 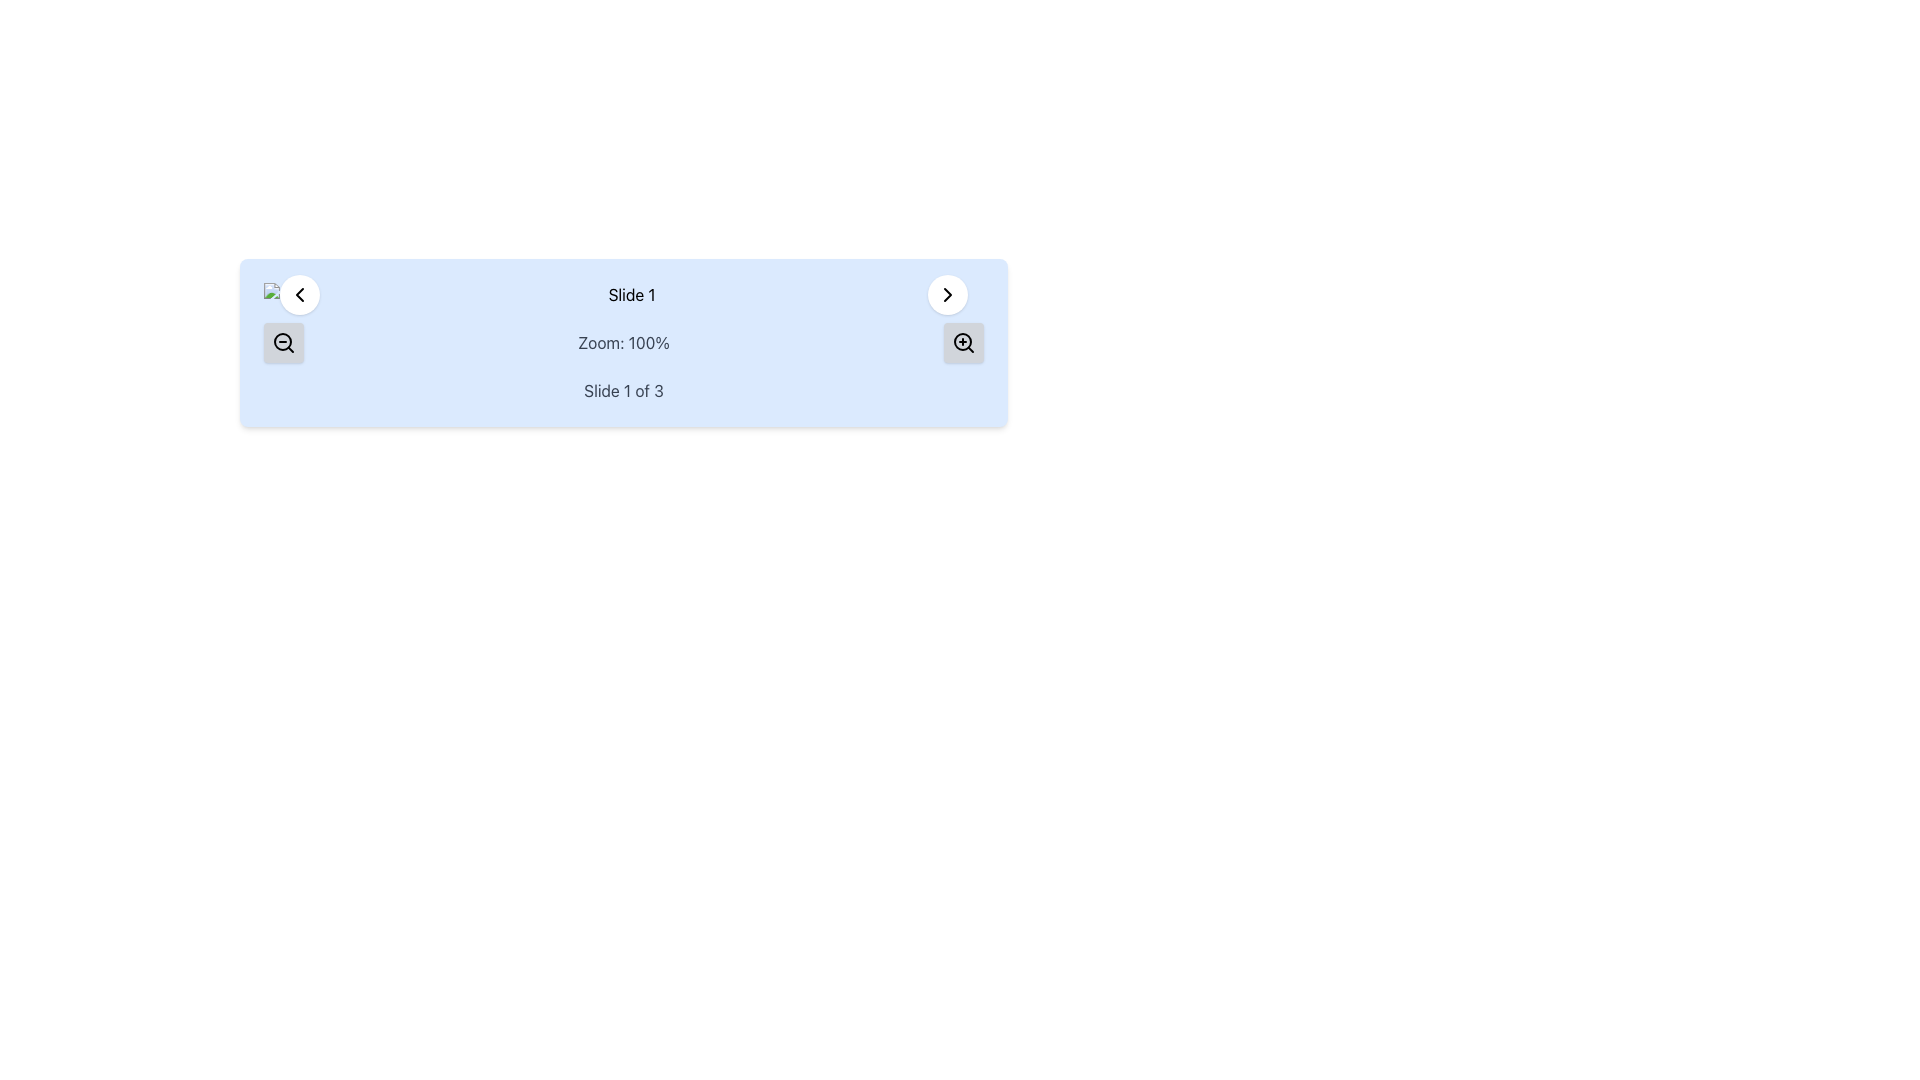 What do you see at coordinates (947, 294) in the screenshot?
I see `the arrow button located in the top-right corner of a light blue toolbar` at bounding box center [947, 294].